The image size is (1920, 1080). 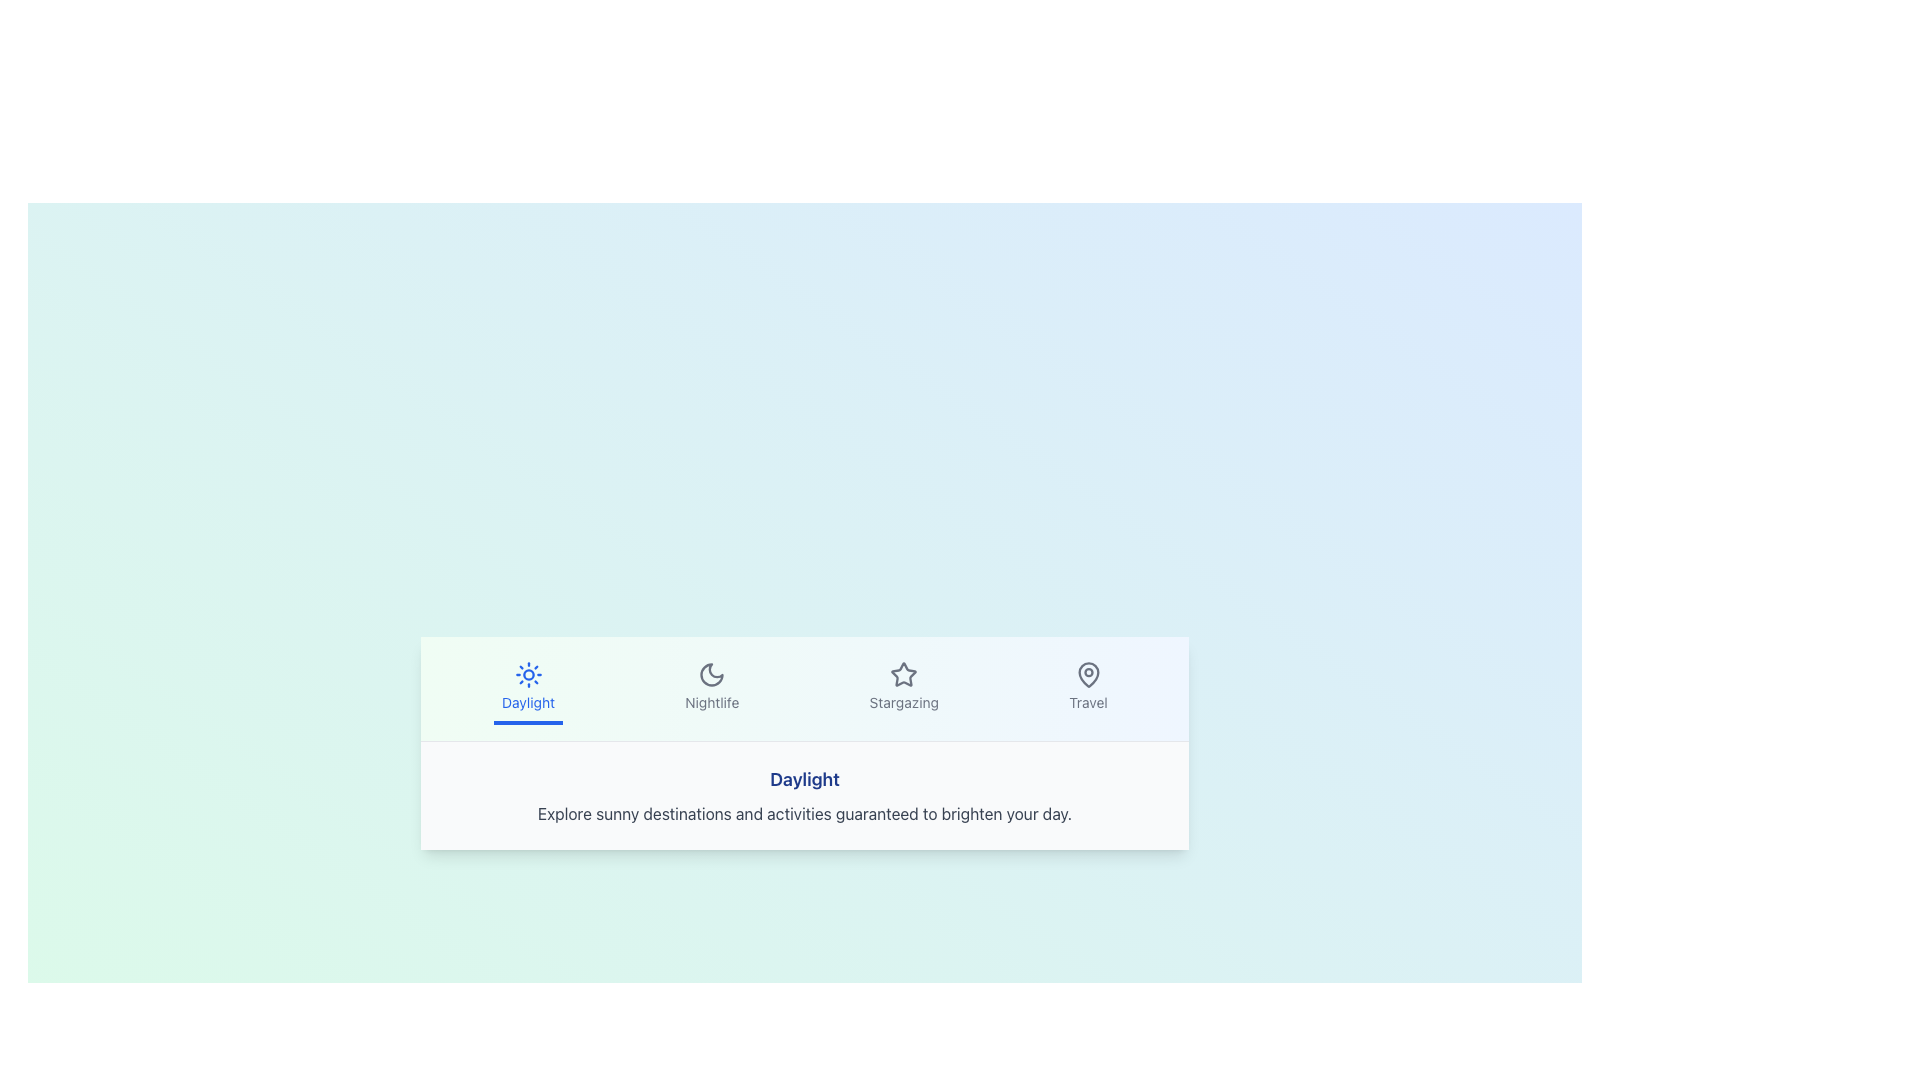 What do you see at coordinates (903, 687) in the screenshot?
I see `the third button in the horizontal menu bar` at bounding box center [903, 687].